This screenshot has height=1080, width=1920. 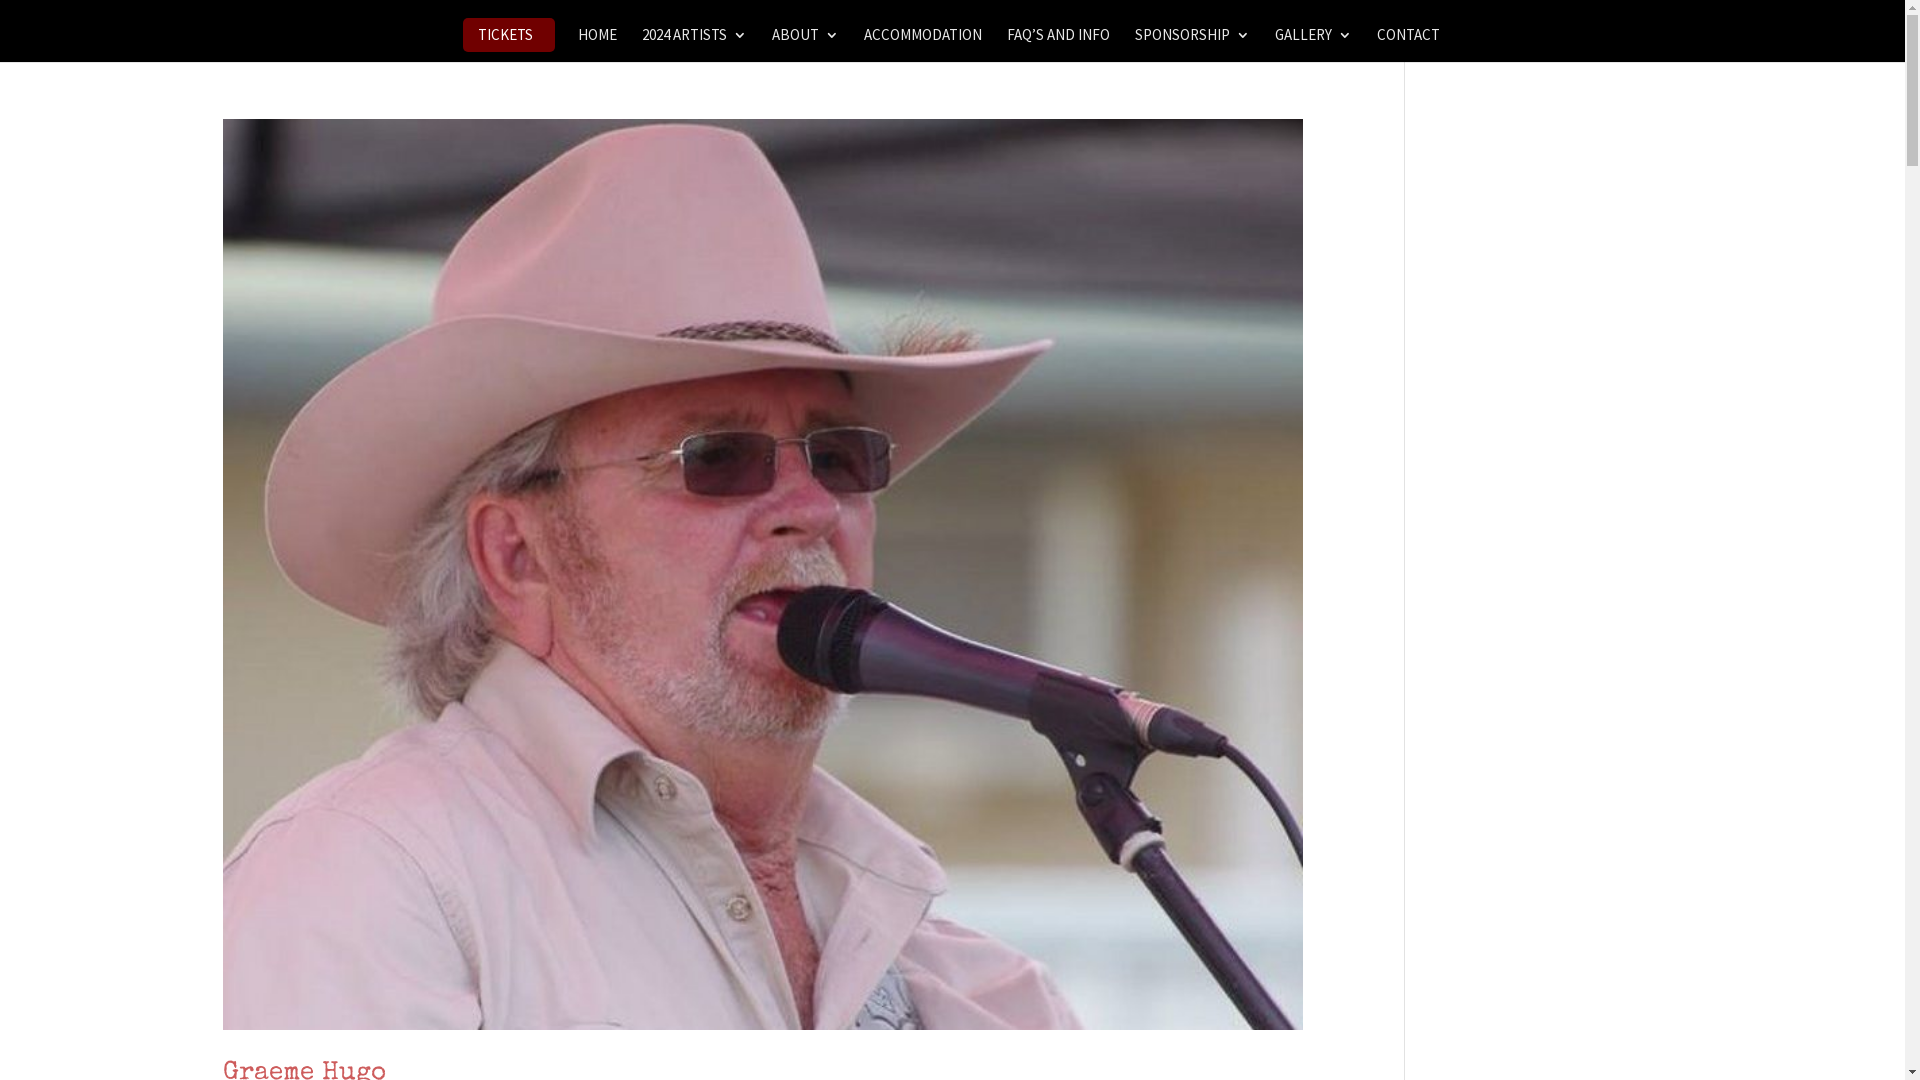 What do you see at coordinates (921, 43) in the screenshot?
I see `'ACCOMMODATION'` at bounding box center [921, 43].